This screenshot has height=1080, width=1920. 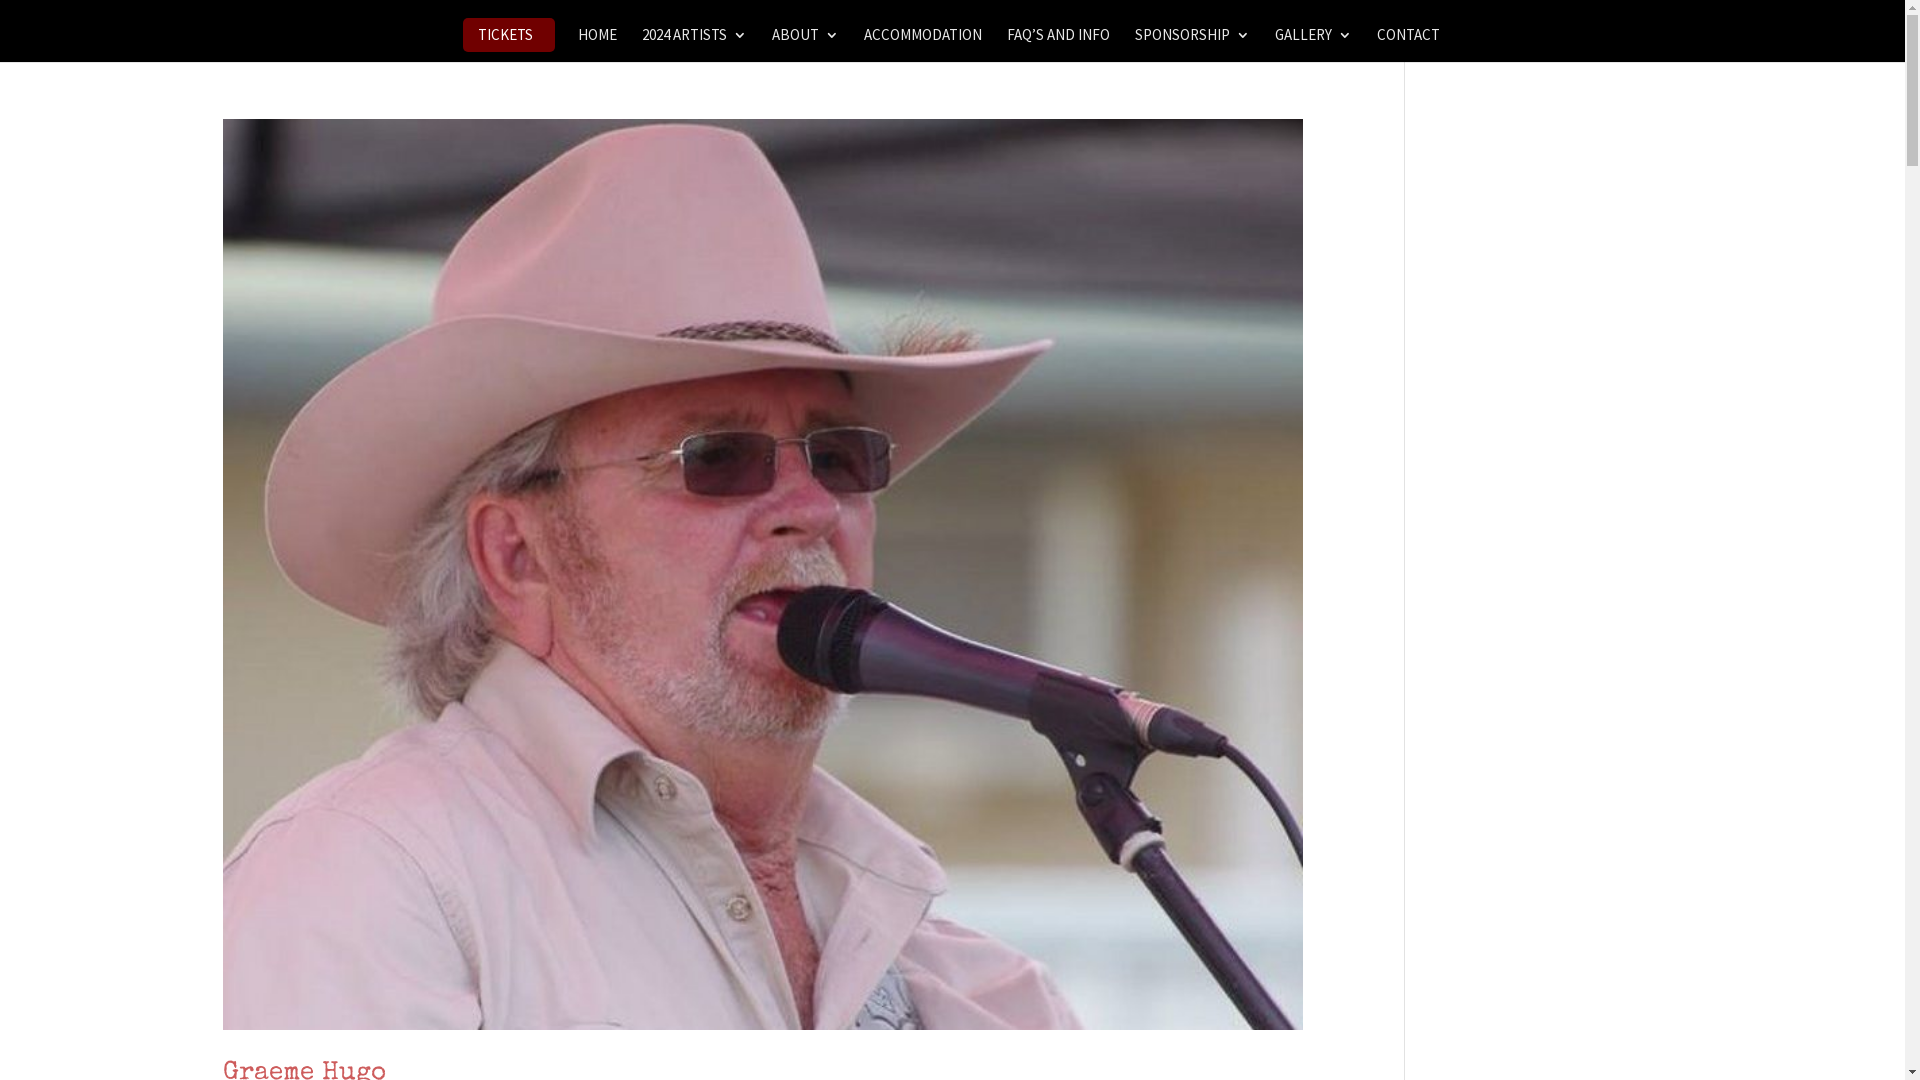 What do you see at coordinates (921, 43) in the screenshot?
I see `'ACCOMMODATION'` at bounding box center [921, 43].